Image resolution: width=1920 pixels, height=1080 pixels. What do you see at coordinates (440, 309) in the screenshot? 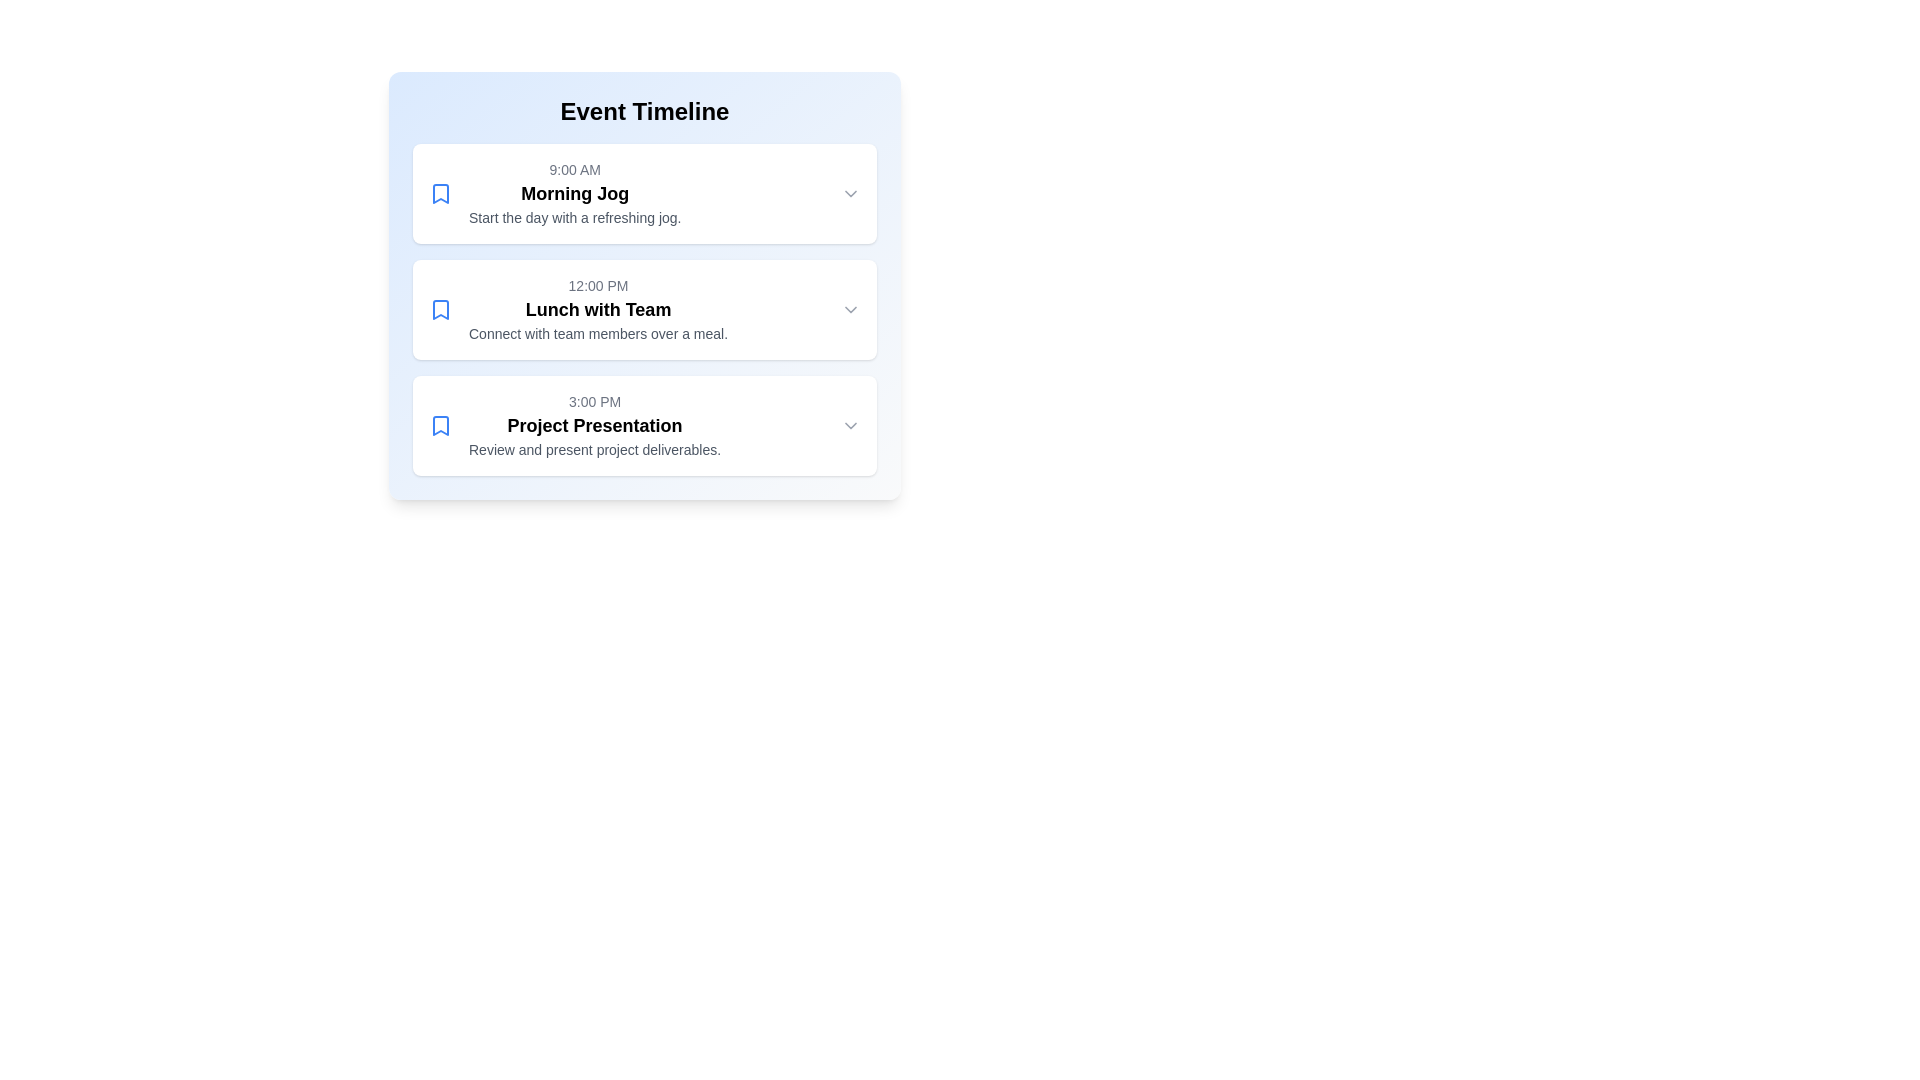
I see `the bookmark icon located at the beginning of the 'Lunch with Team' event card in the event timeline` at bounding box center [440, 309].